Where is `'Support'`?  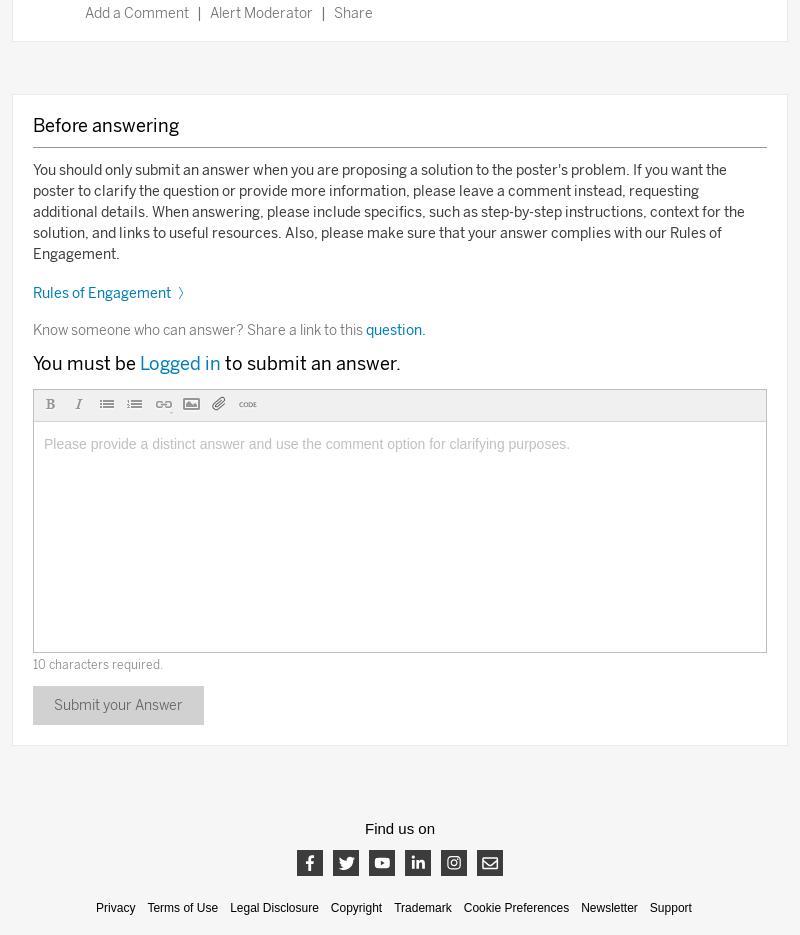
'Support' is located at coordinates (648, 907).